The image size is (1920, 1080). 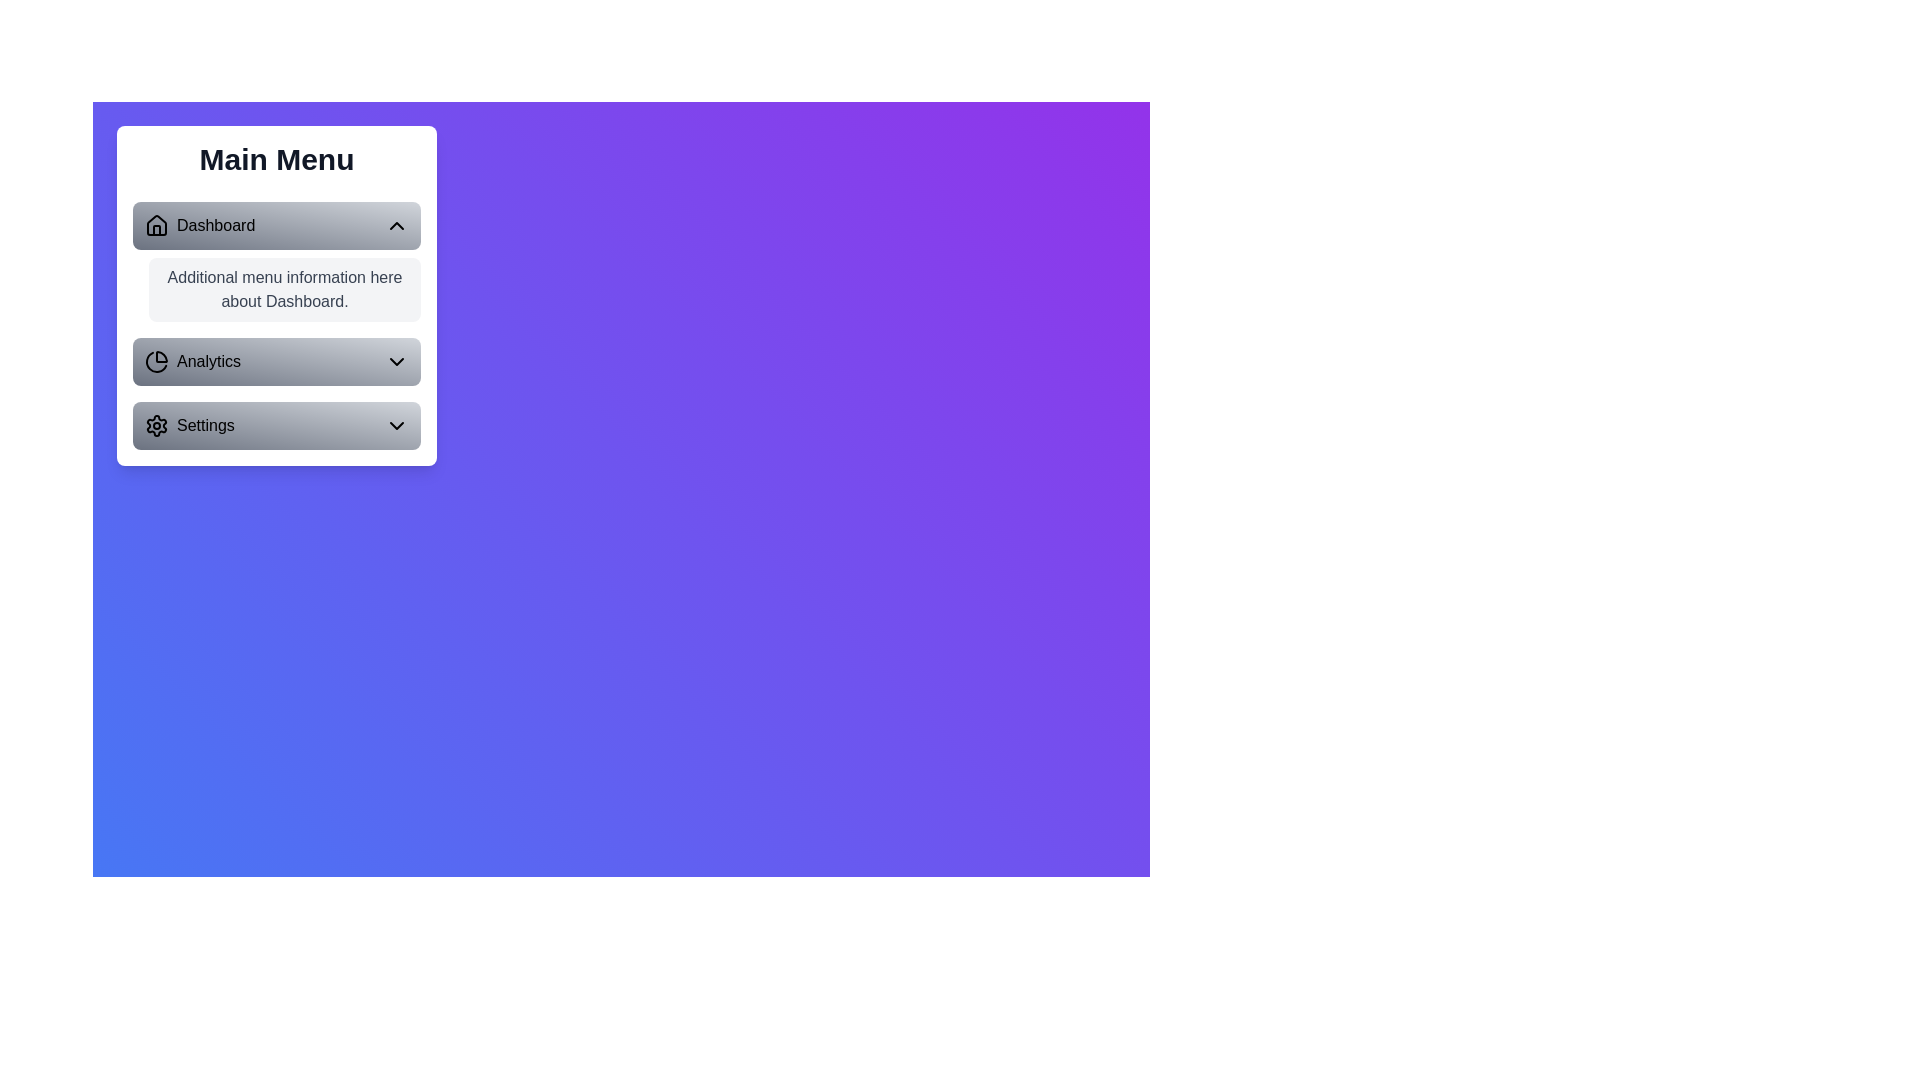 I want to click on the decorative icon for the 'Dashboard' section in the Main Menu, located to the left of the 'Dashboard' text label, so click(x=156, y=224).